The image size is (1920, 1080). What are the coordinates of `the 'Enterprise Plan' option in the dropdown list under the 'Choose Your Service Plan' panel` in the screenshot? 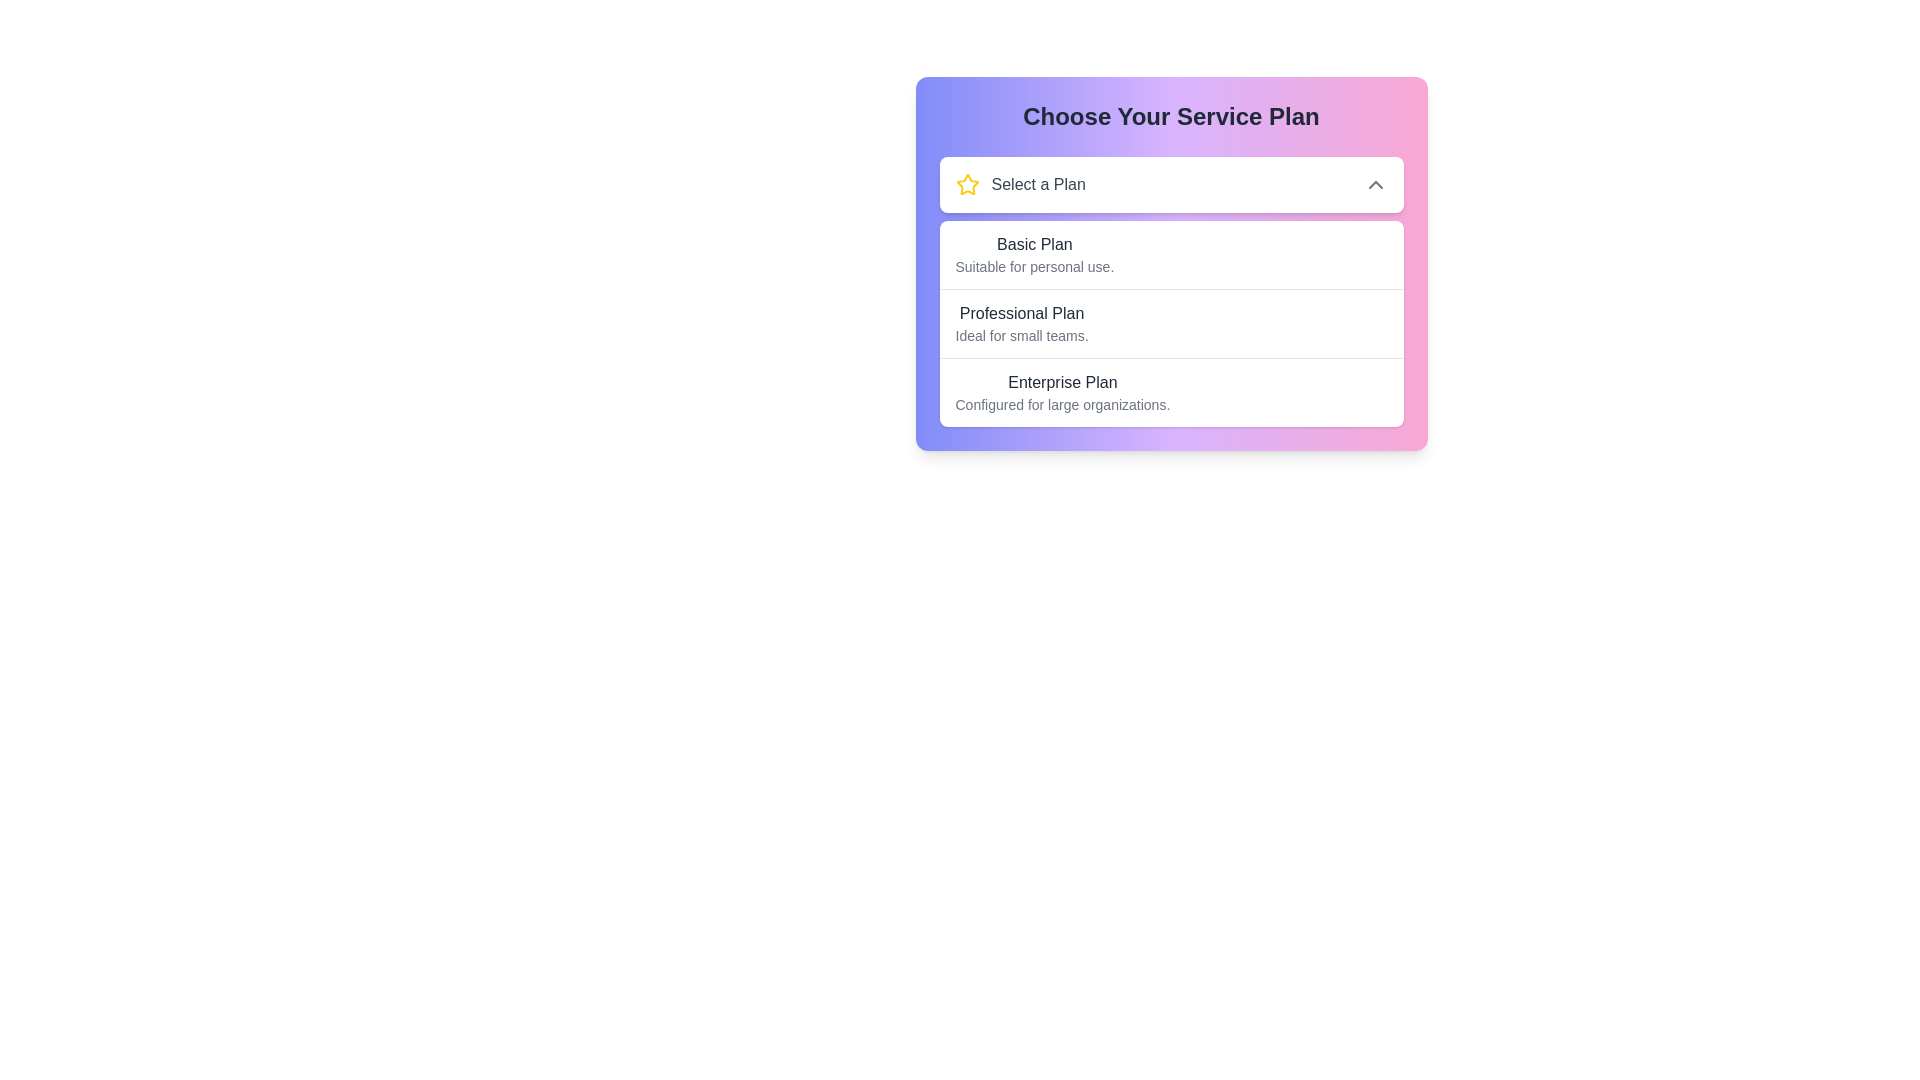 It's located at (1061, 393).